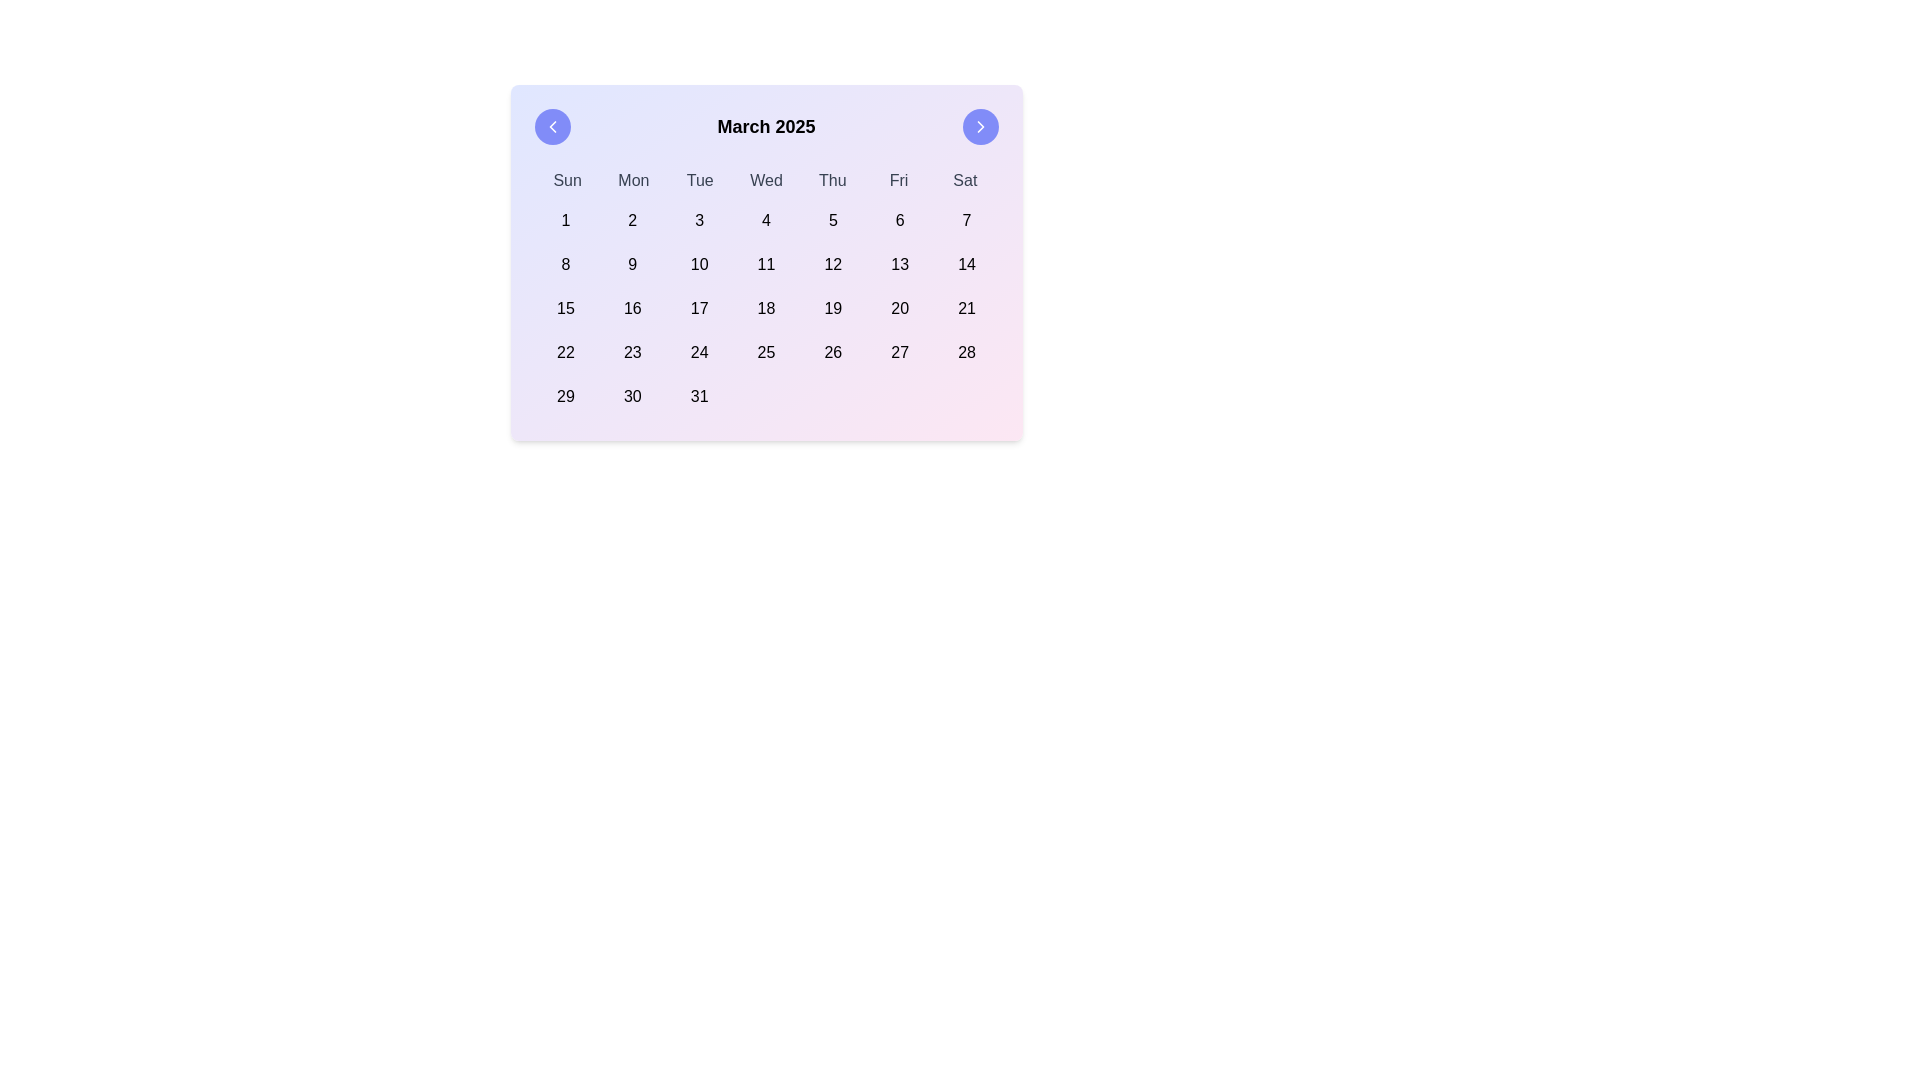 This screenshot has height=1080, width=1920. Describe the element at coordinates (967, 220) in the screenshot. I see `the button representing a selectable day in the top-right corner of the calendar grid to change its appearance` at that location.